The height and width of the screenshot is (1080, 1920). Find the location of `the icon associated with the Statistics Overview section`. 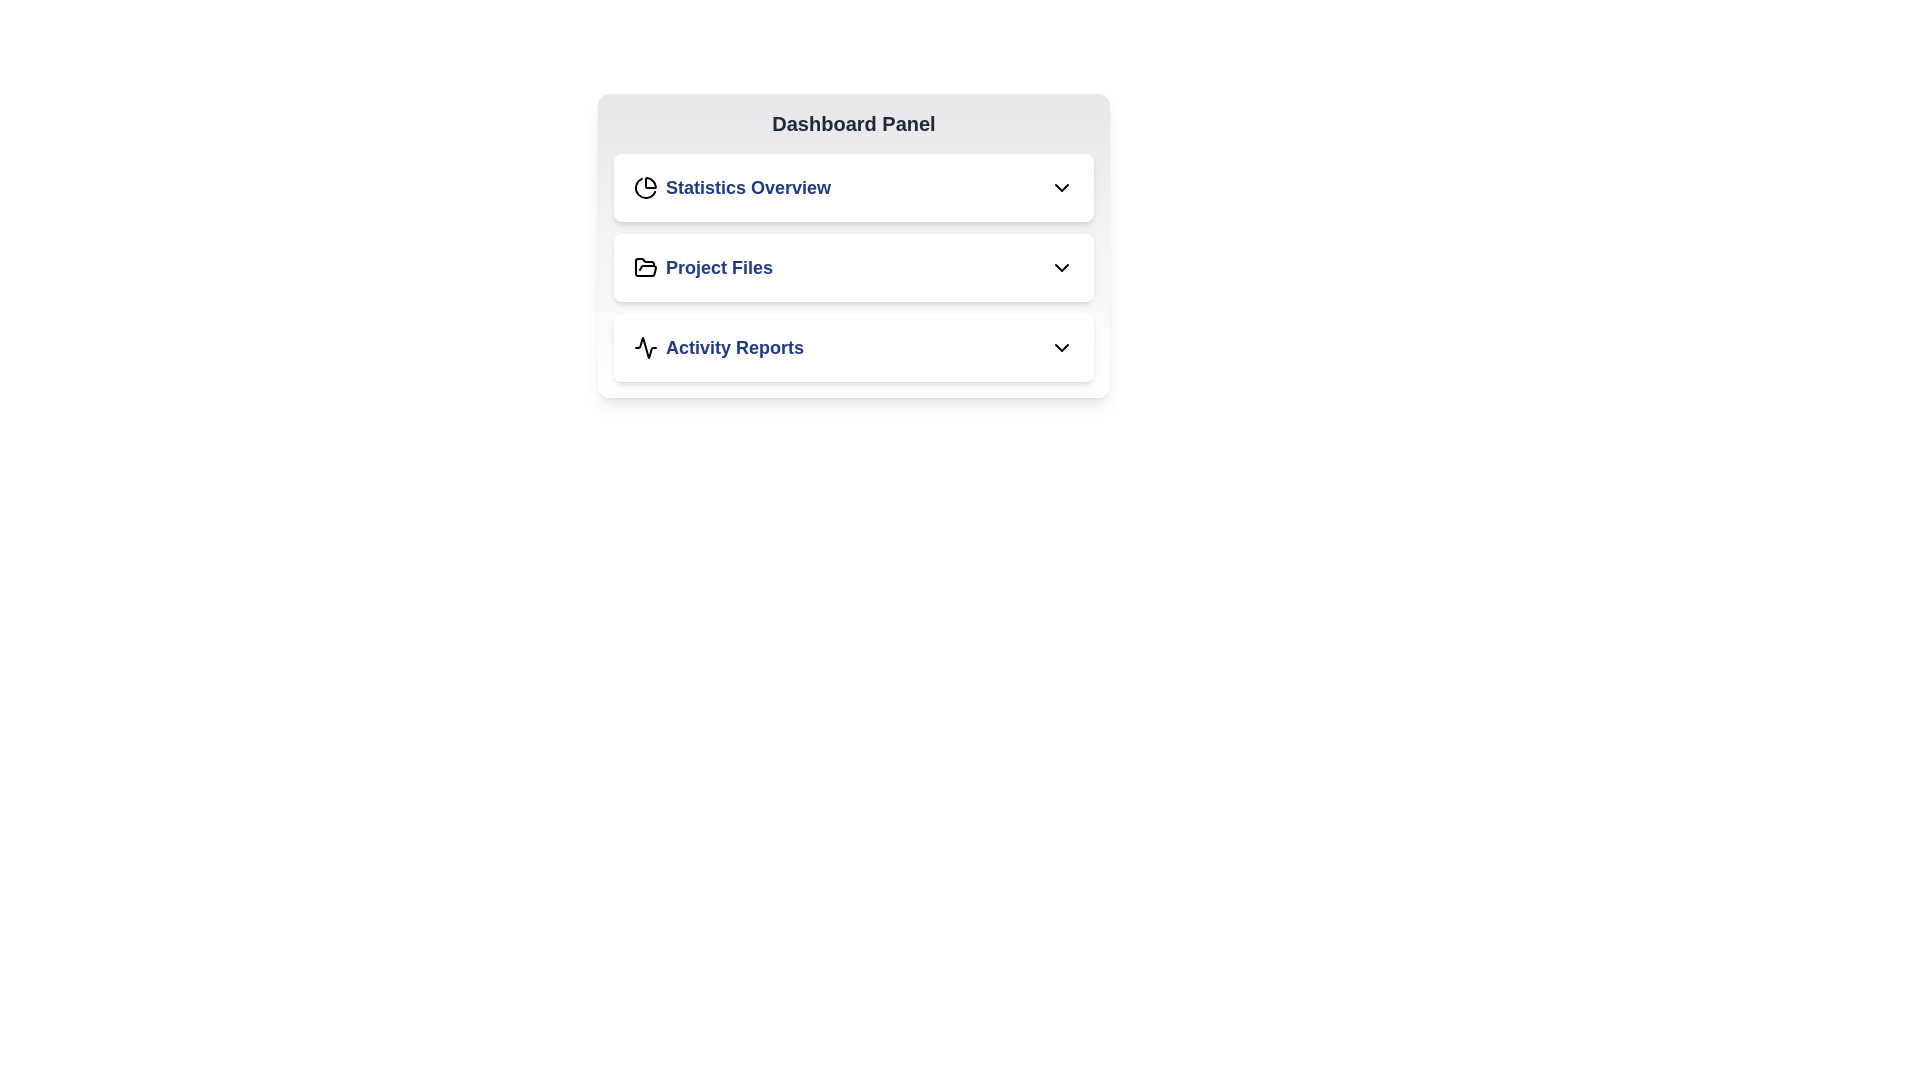

the icon associated with the Statistics Overview section is located at coordinates (646, 188).